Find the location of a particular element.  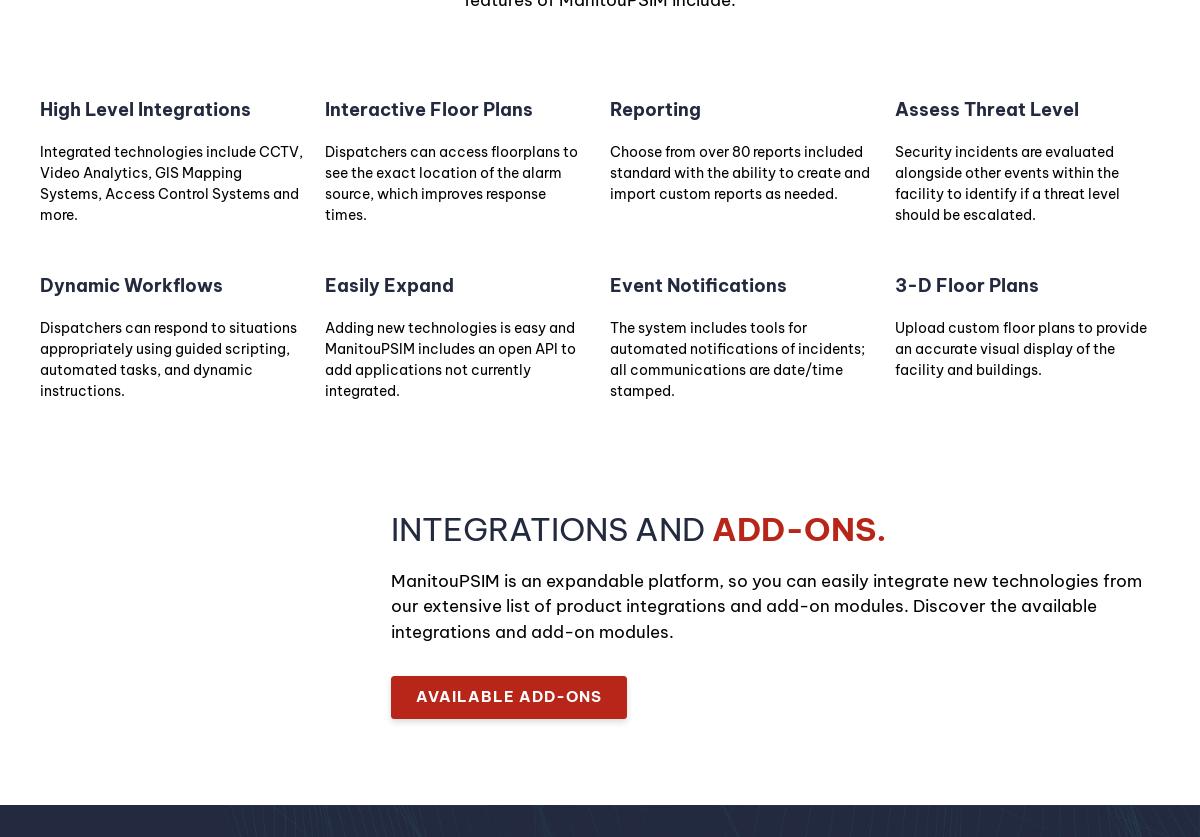

'Dispatchers can respond to situations appropriately using guided scripting, automated tasks, and dynamic instructions.' is located at coordinates (167, 359).